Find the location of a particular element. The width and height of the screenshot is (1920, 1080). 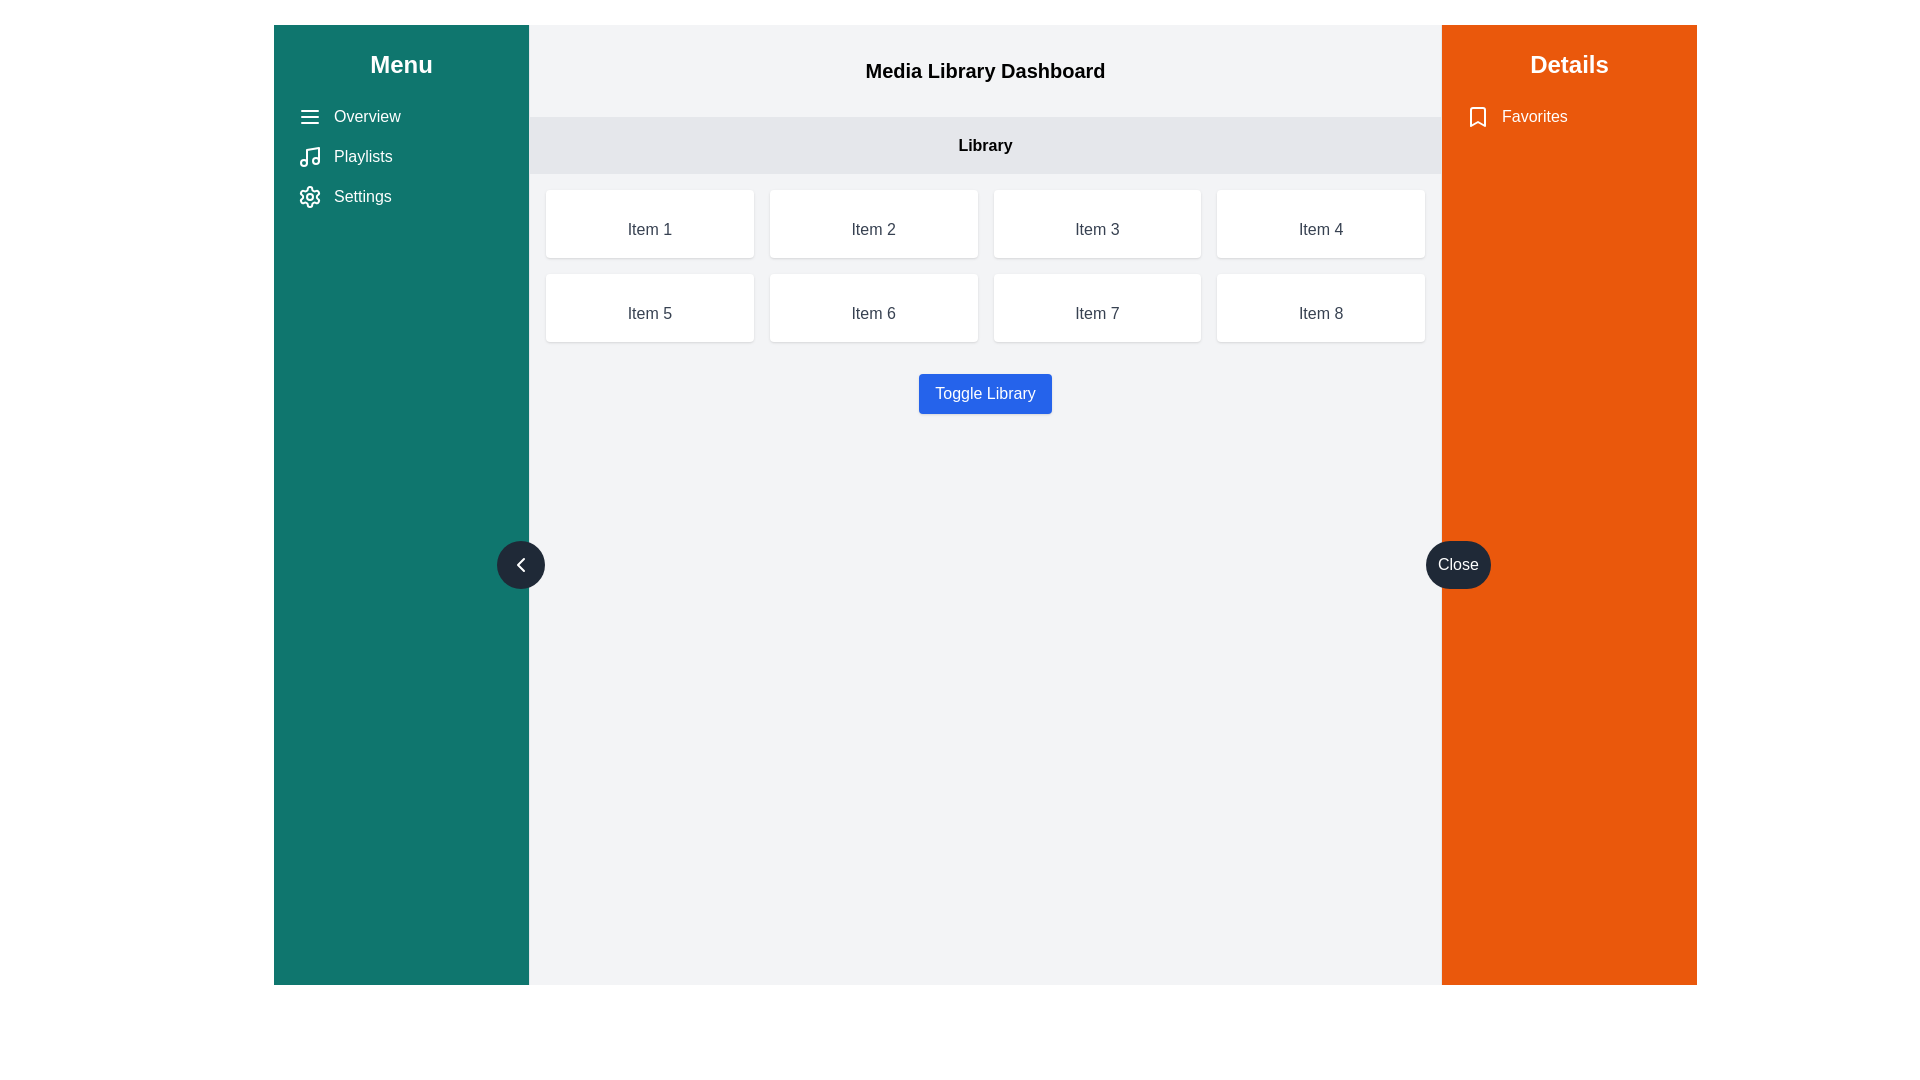

the rectangular button labeled 'Item 6' with a white background and shadow effect is located at coordinates (873, 308).